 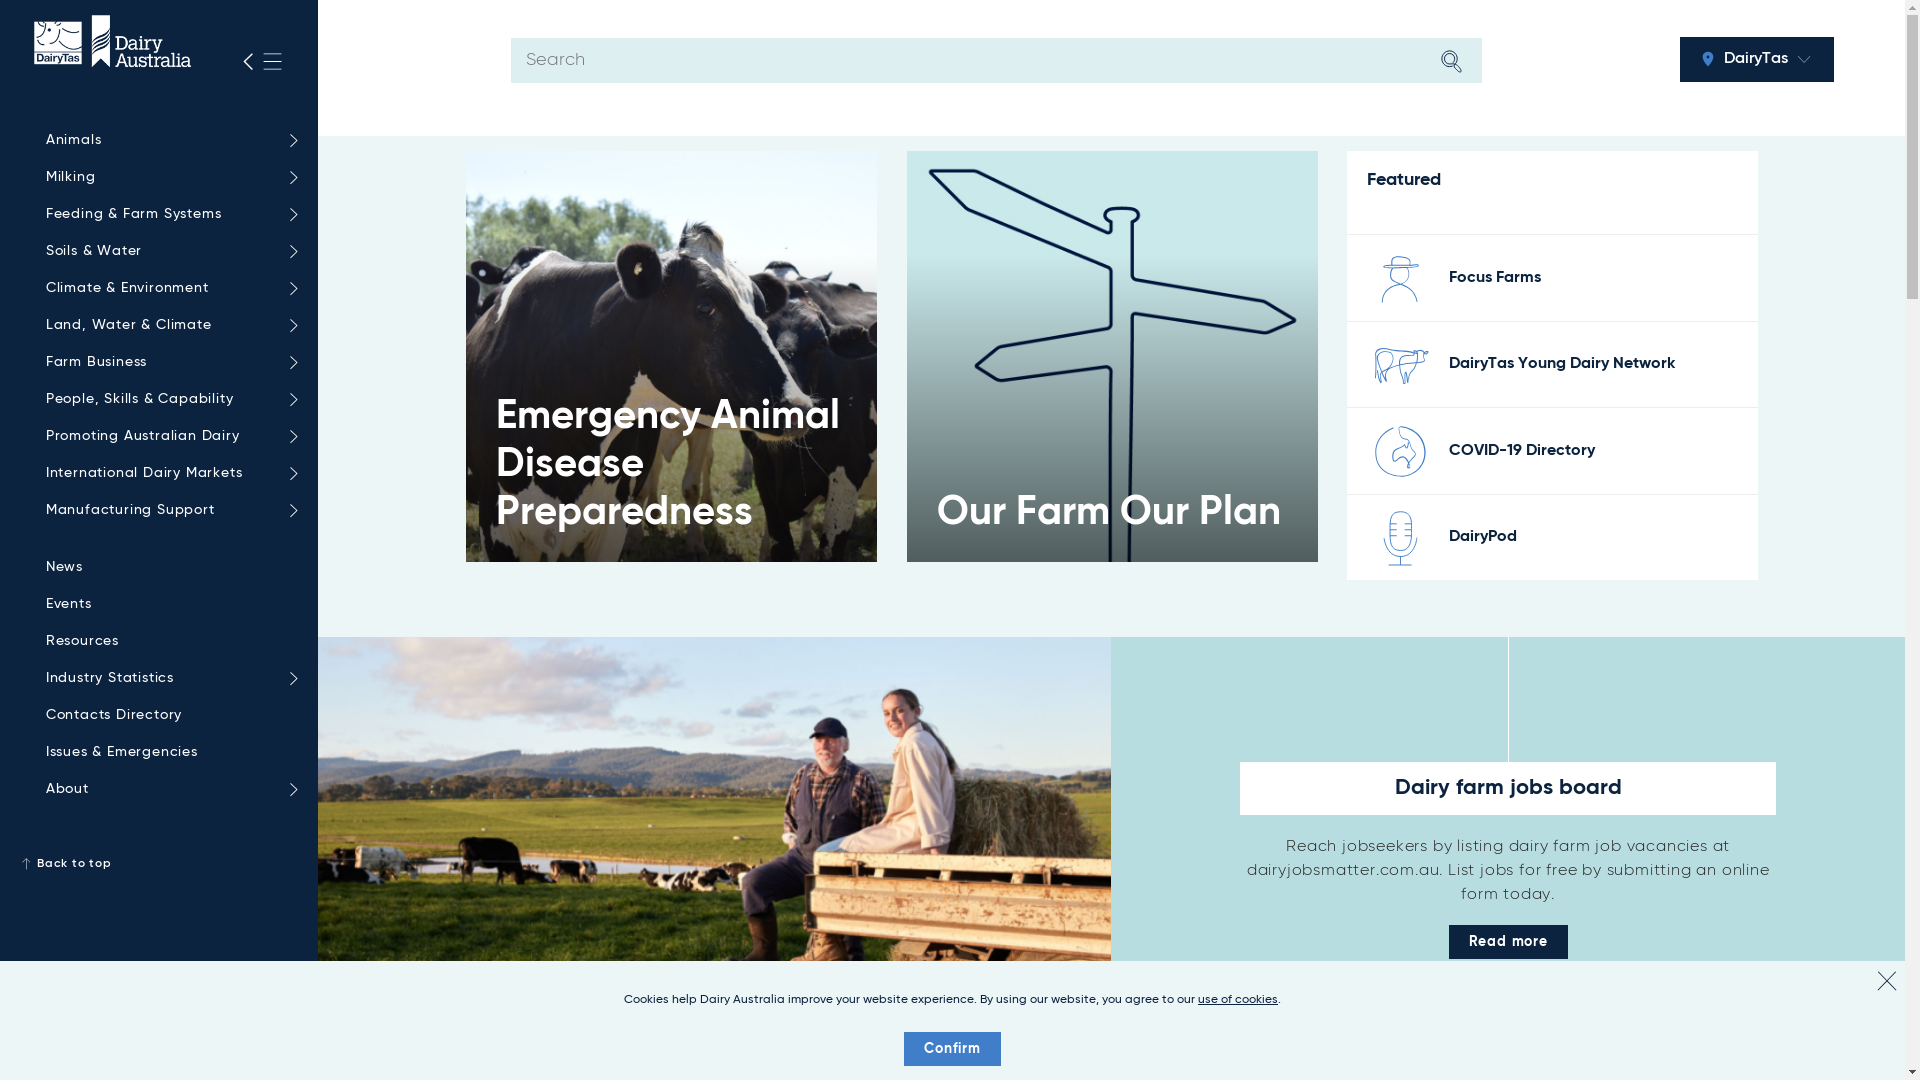 What do you see at coordinates (951, 1048) in the screenshot?
I see `'Confirm'` at bounding box center [951, 1048].